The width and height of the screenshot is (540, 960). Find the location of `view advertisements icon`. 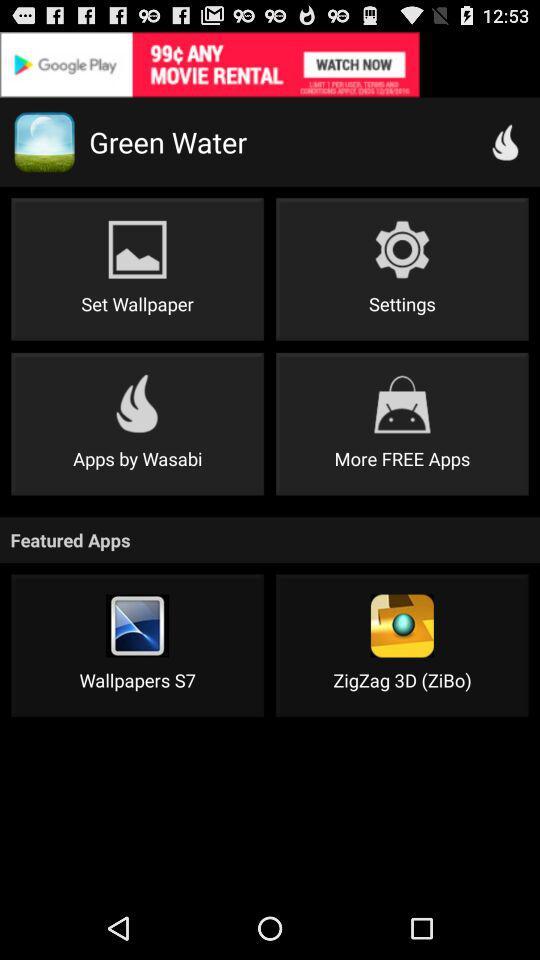

view advertisements icon is located at coordinates (270, 64).